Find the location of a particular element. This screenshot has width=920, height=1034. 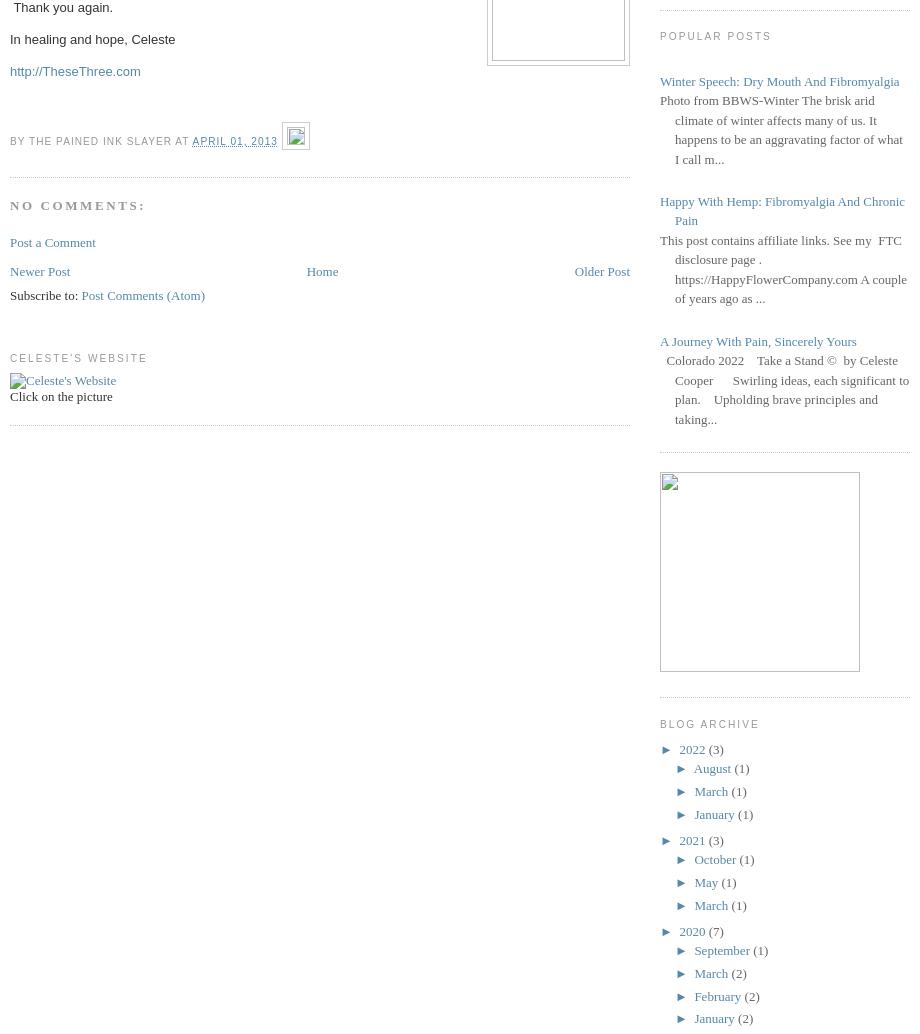

'(7)' is located at coordinates (715, 929).